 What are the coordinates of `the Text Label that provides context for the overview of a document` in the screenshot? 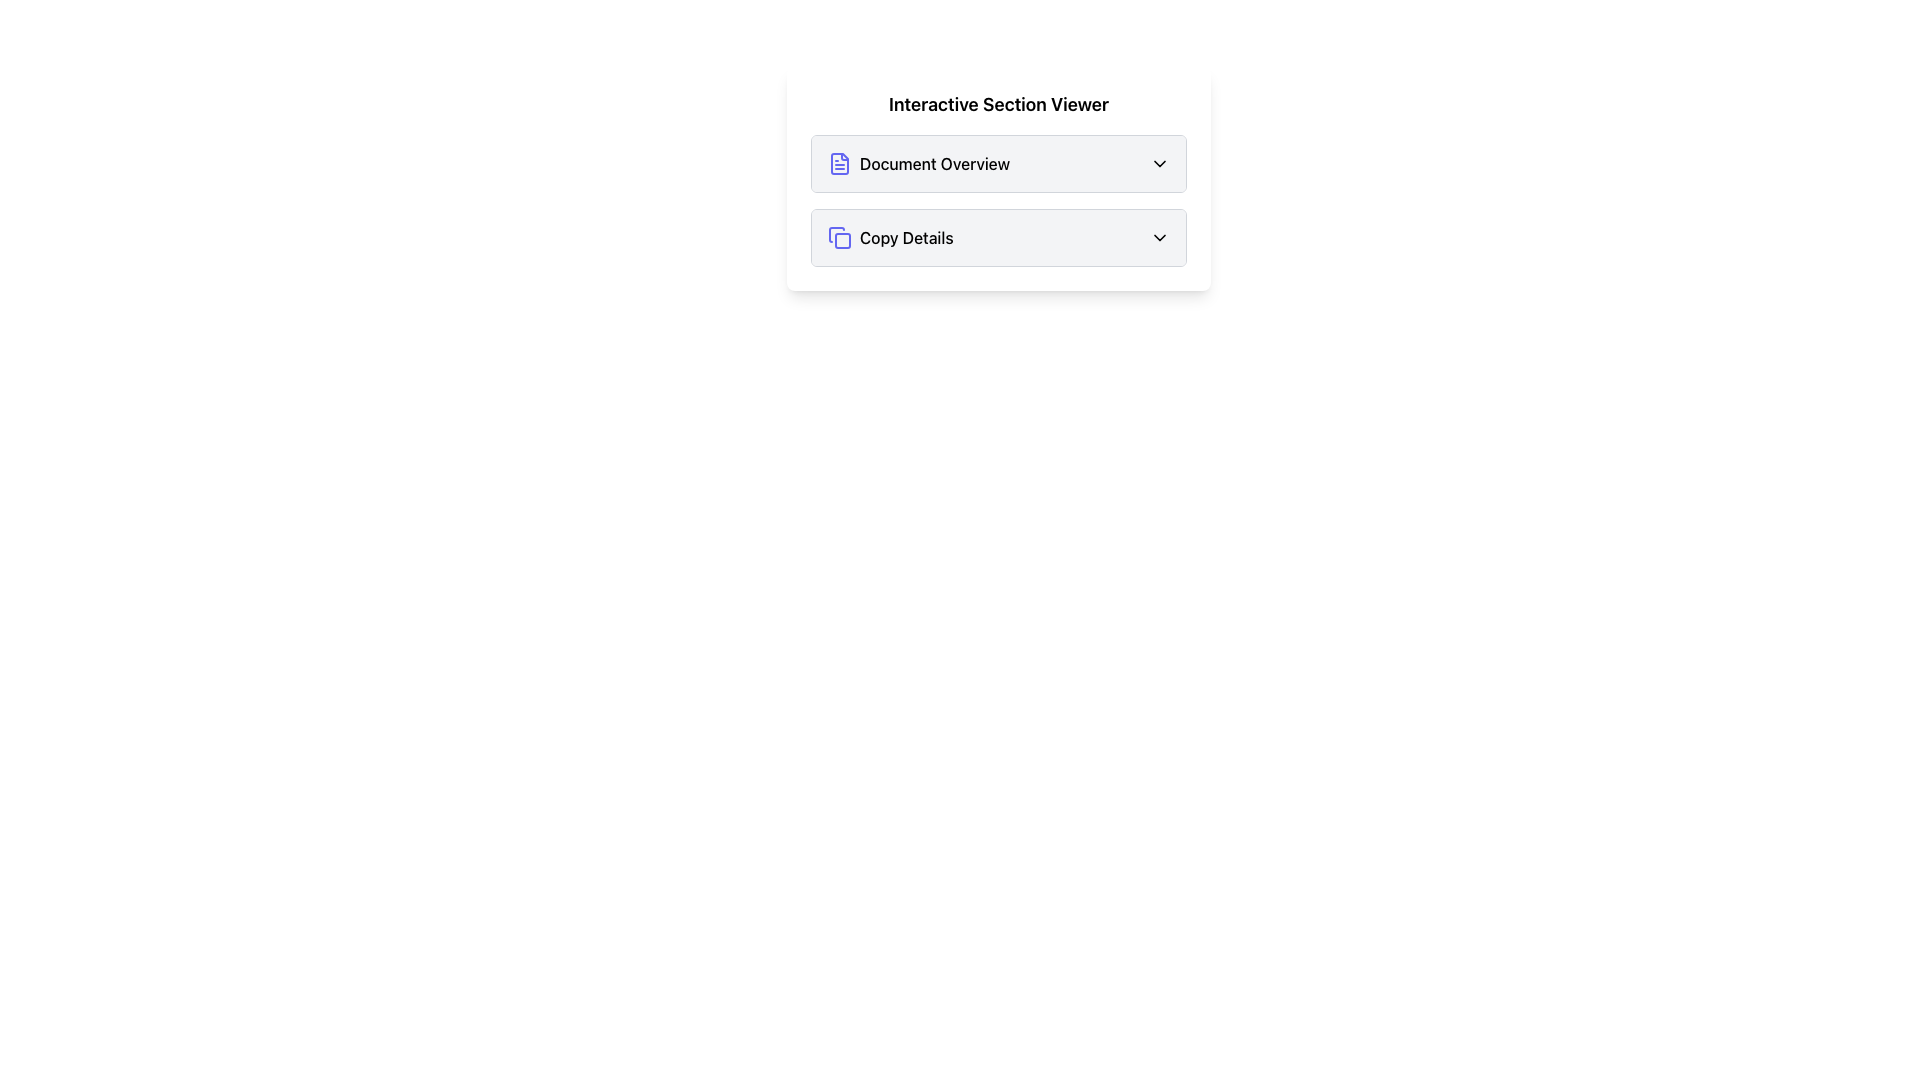 It's located at (934, 163).